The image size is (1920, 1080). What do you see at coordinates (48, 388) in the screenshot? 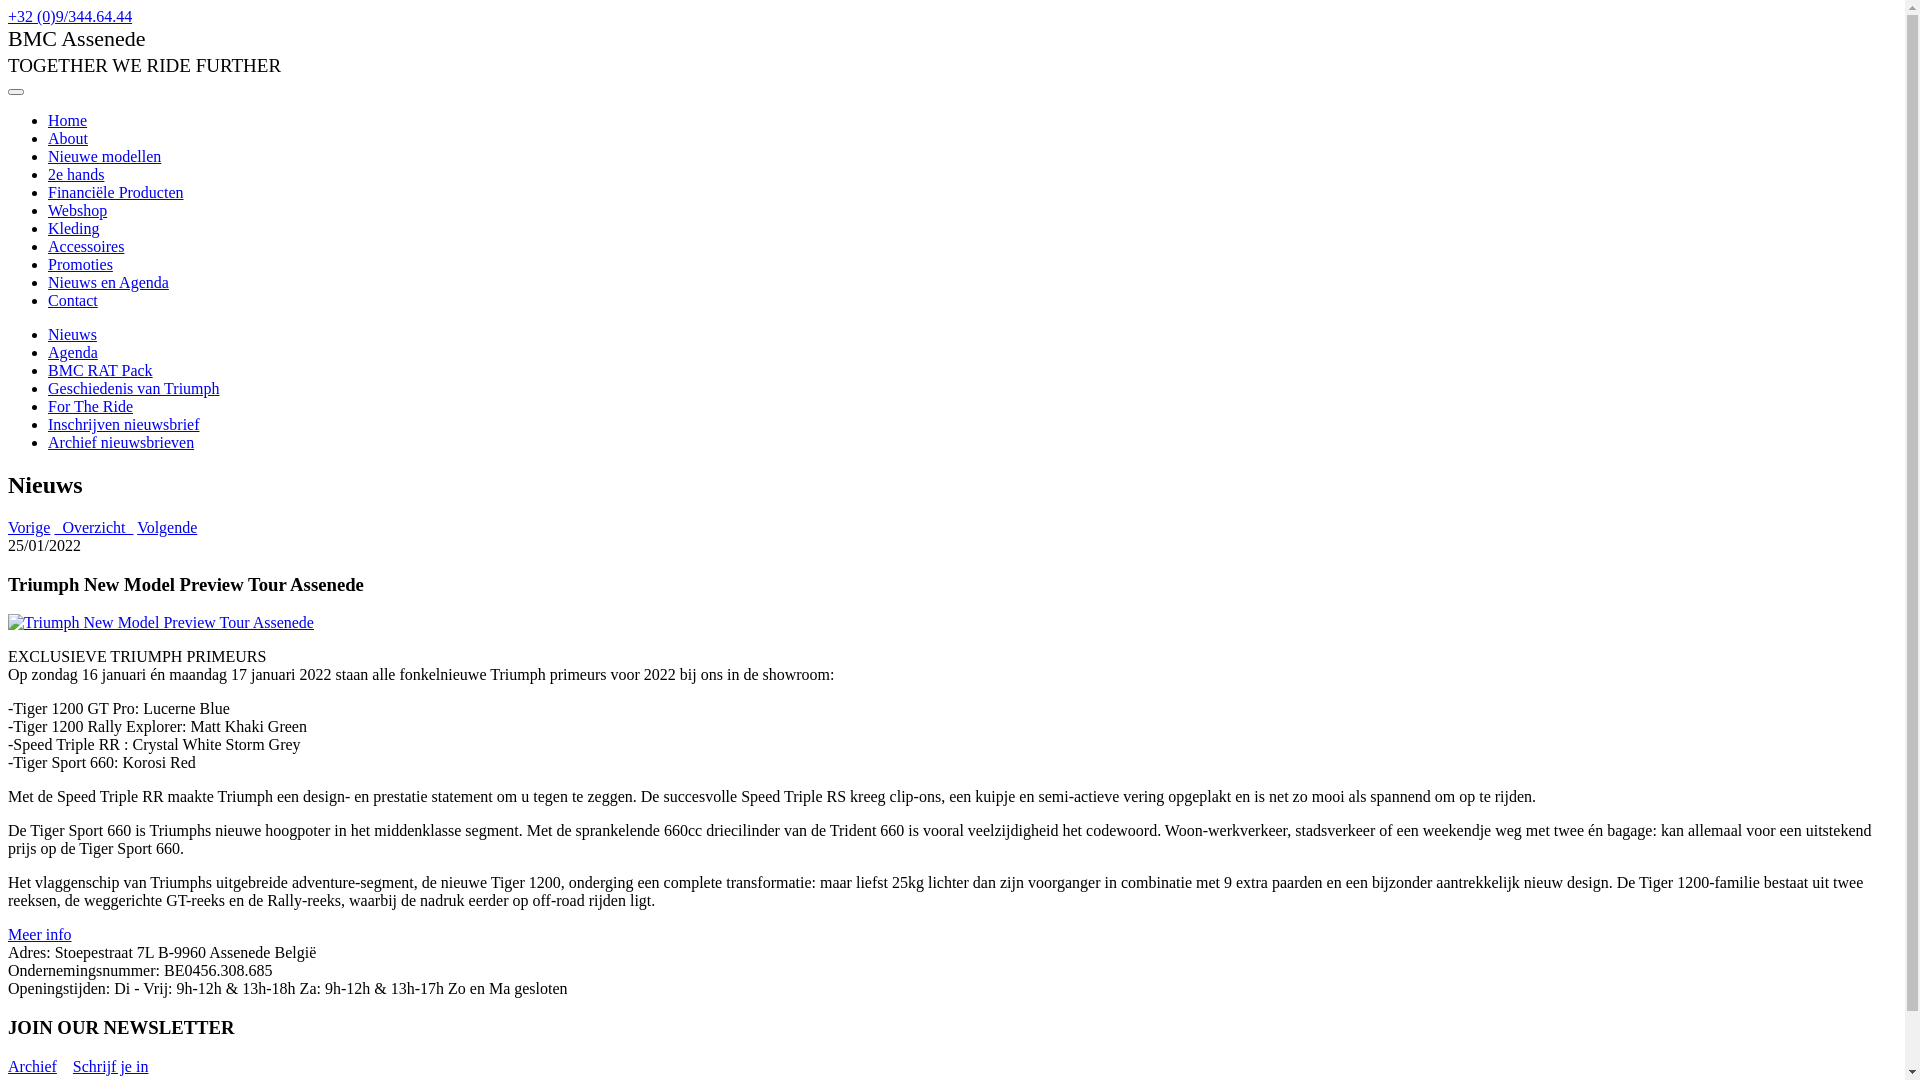
I see `'Geschiedenis van Triumph'` at bounding box center [48, 388].